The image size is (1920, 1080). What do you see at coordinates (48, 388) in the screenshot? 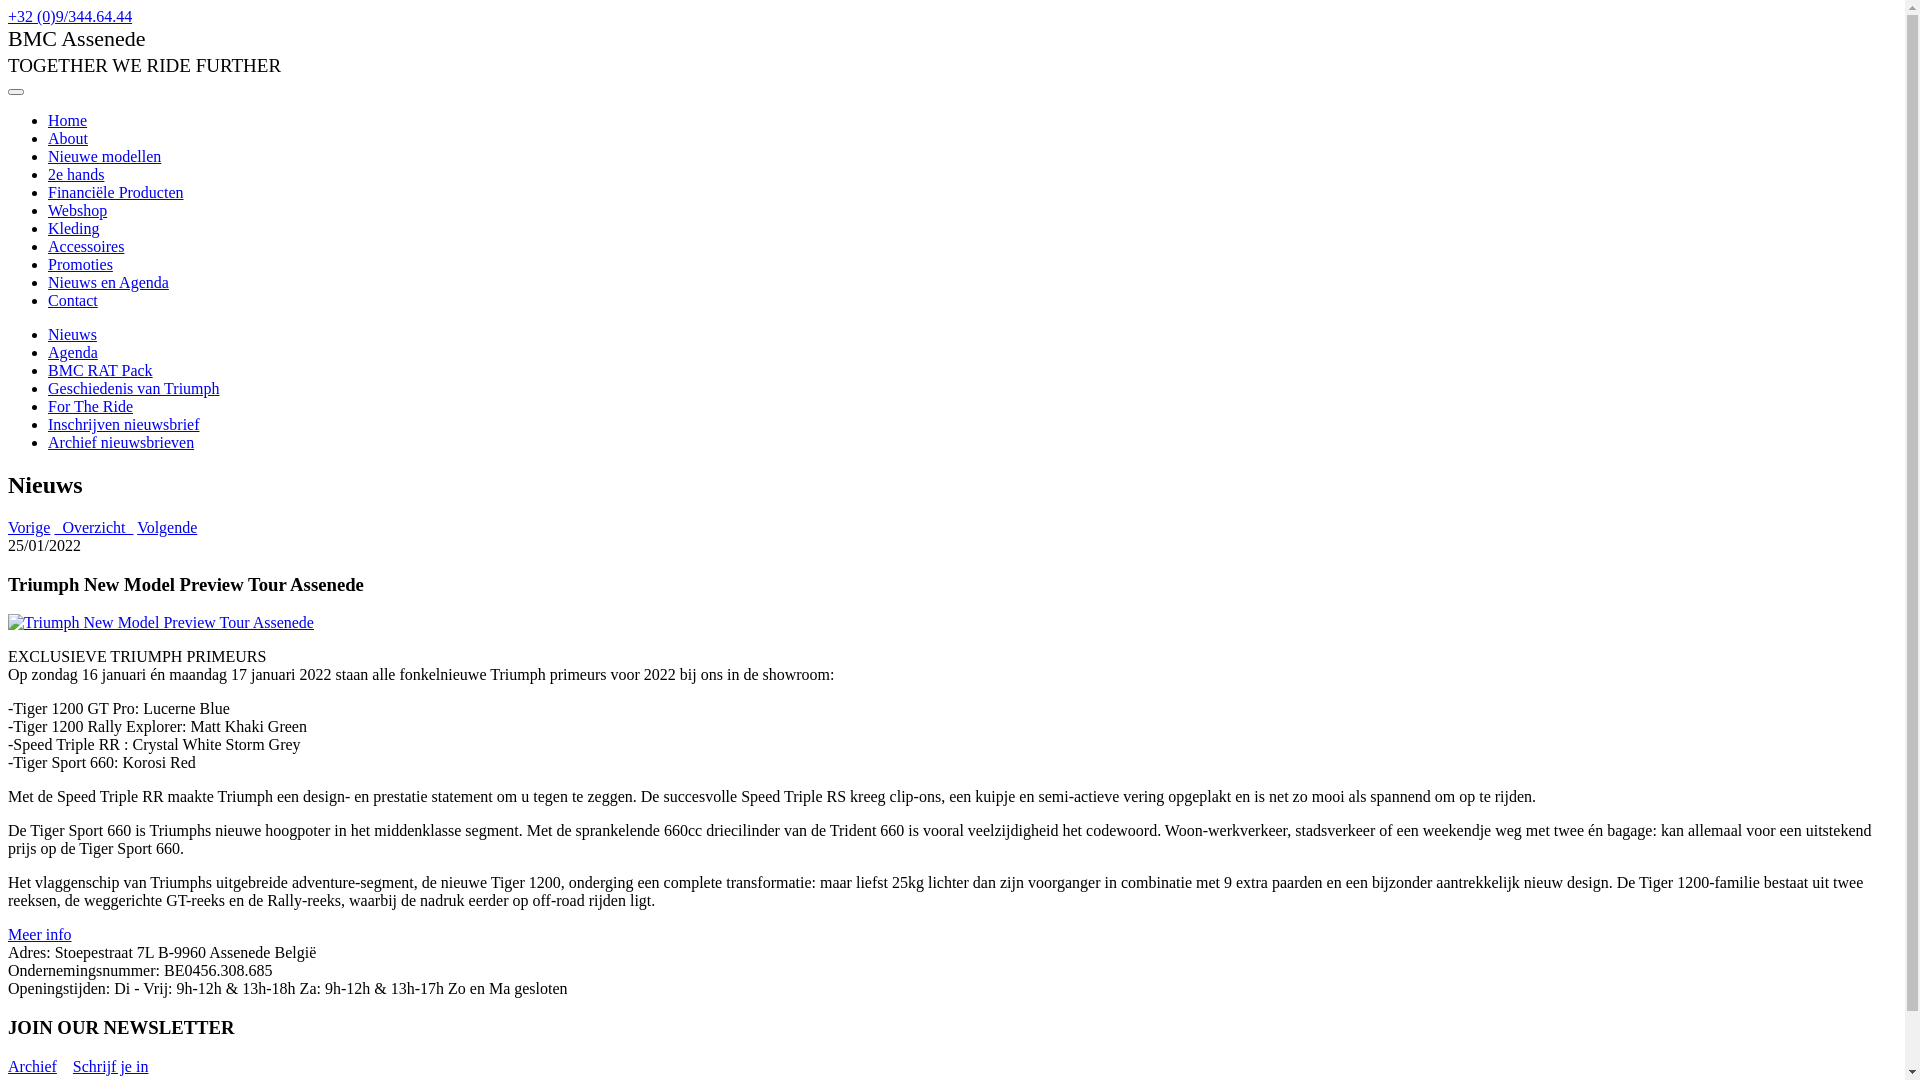
I see `'Geschiedenis van Triumph'` at bounding box center [48, 388].